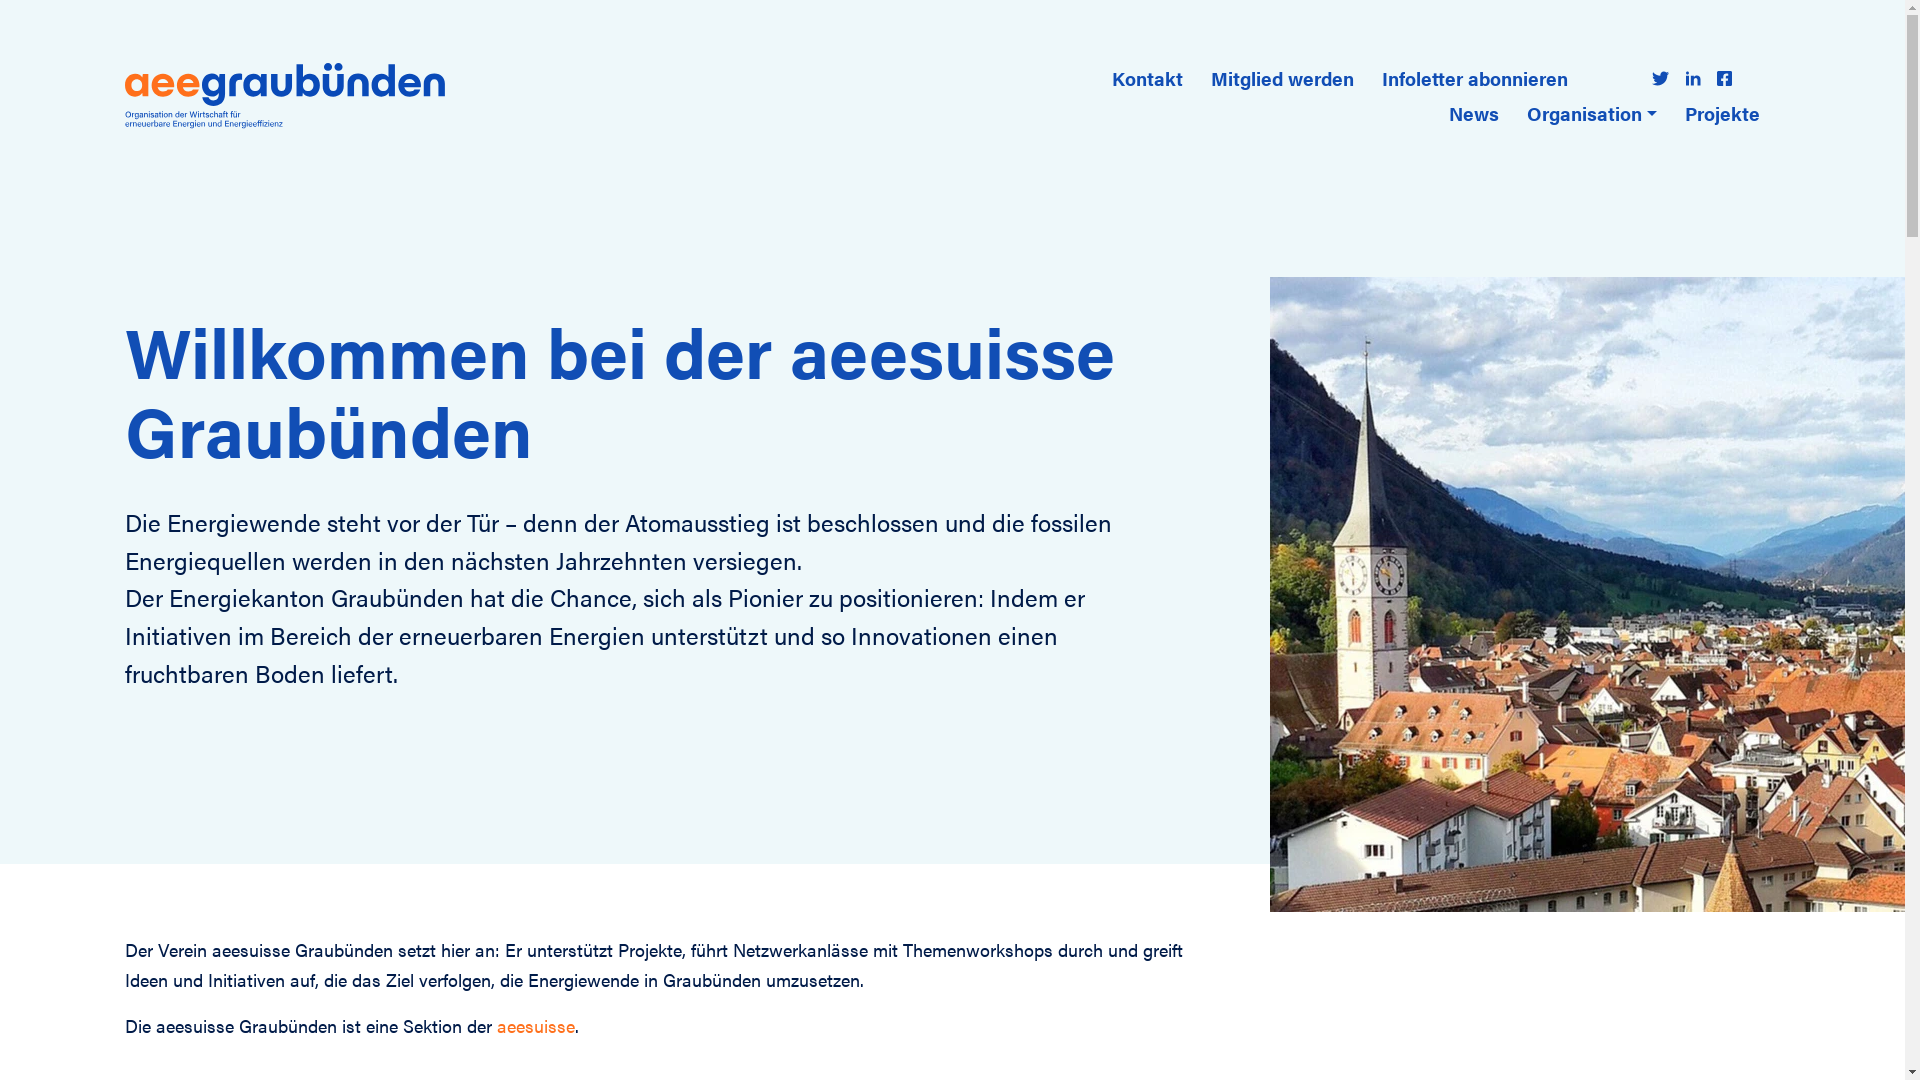 This screenshot has height=1080, width=1920. What do you see at coordinates (1473, 113) in the screenshot?
I see `'News'` at bounding box center [1473, 113].